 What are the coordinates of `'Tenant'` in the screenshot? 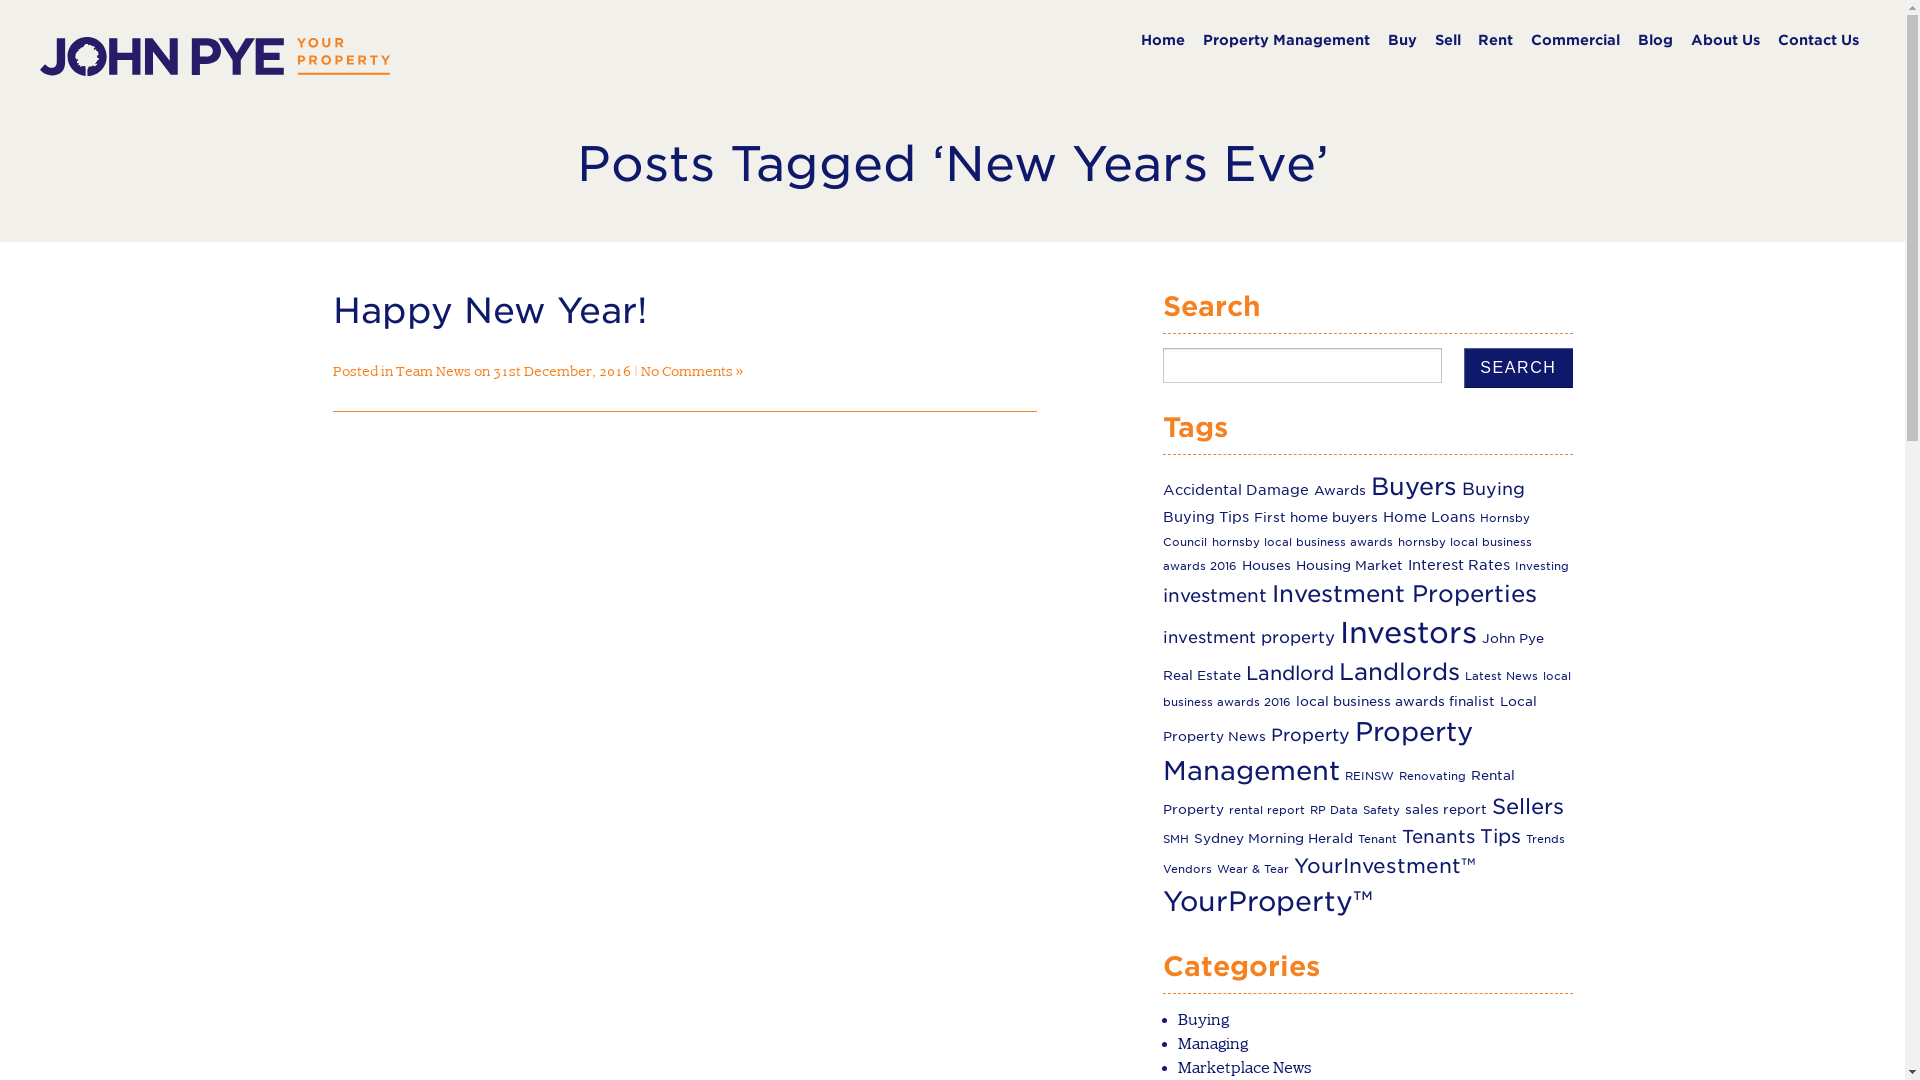 It's located at (1358, 839).